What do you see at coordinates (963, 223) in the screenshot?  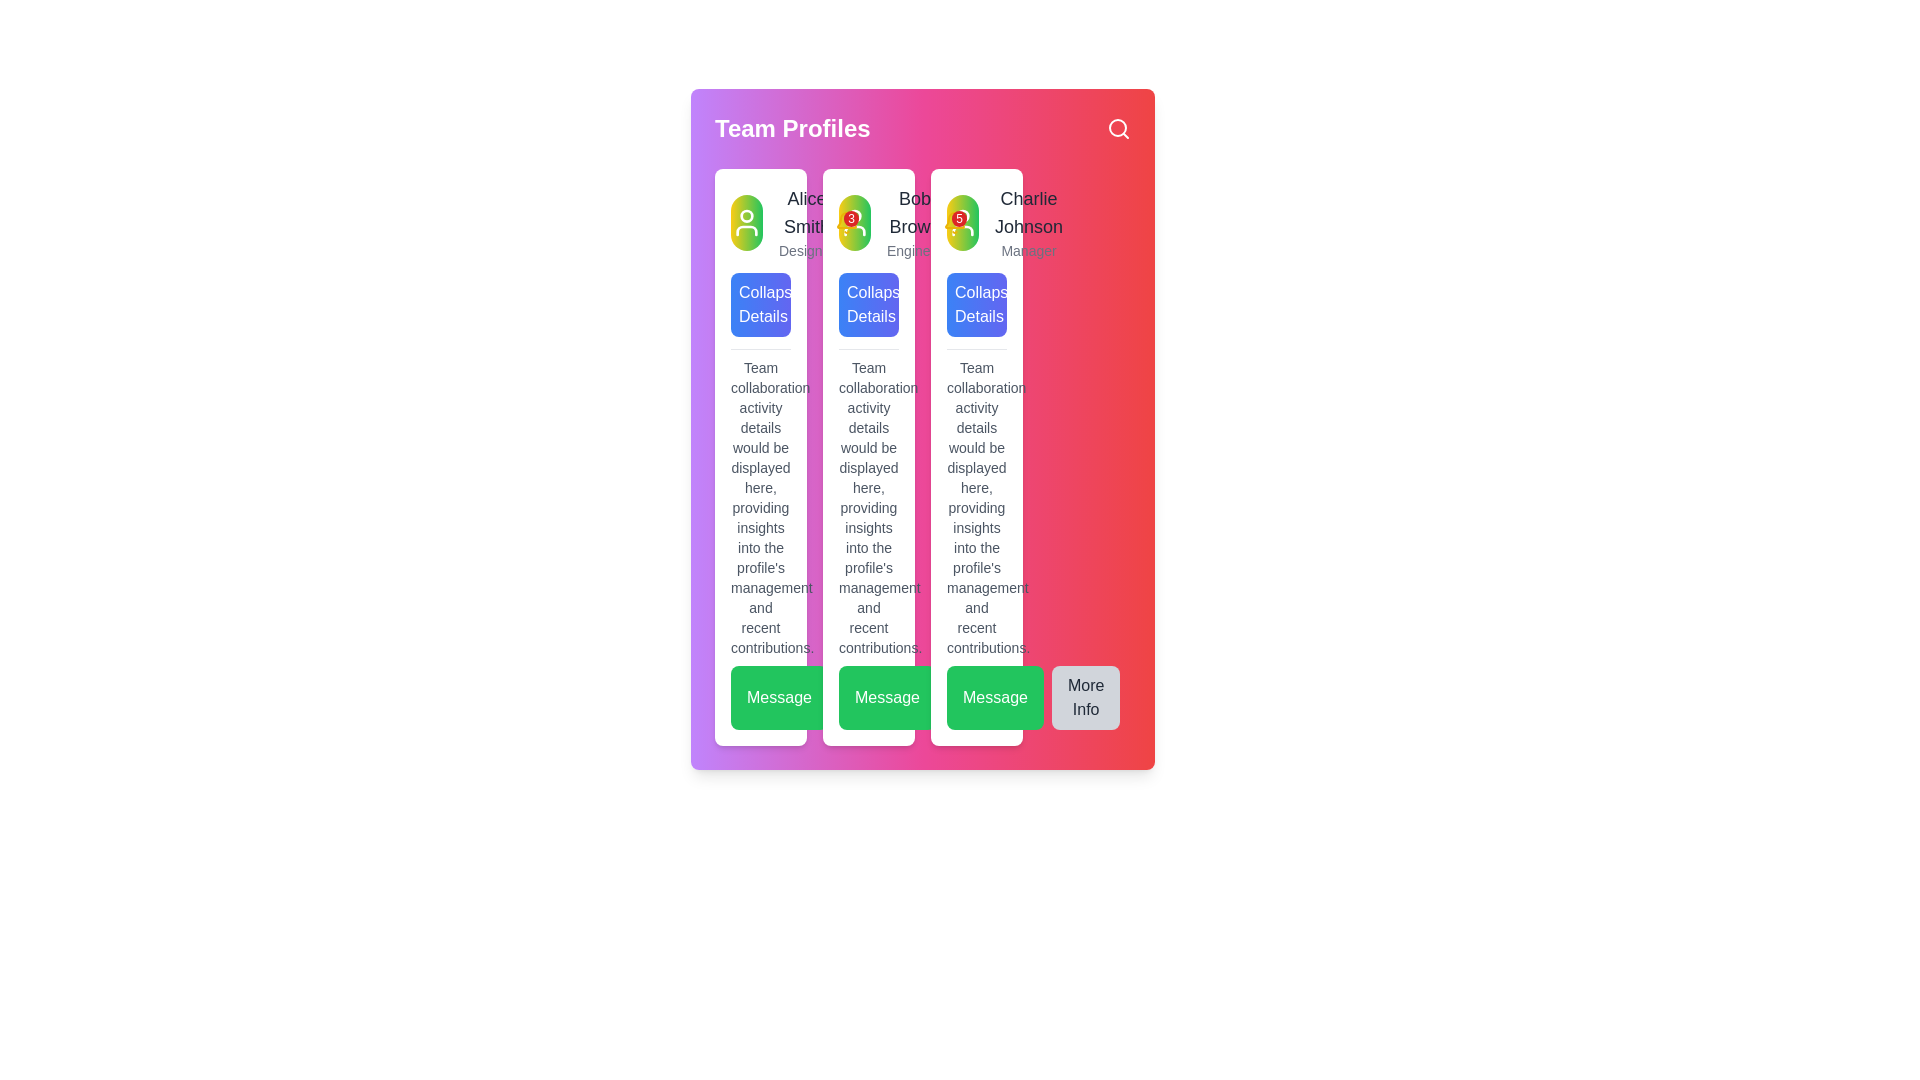 I see `the notification badge icon for 'Charlie Johnson' in the third column of 'Team Profiles', indicating five notifications` at bounding box center [963, 223].